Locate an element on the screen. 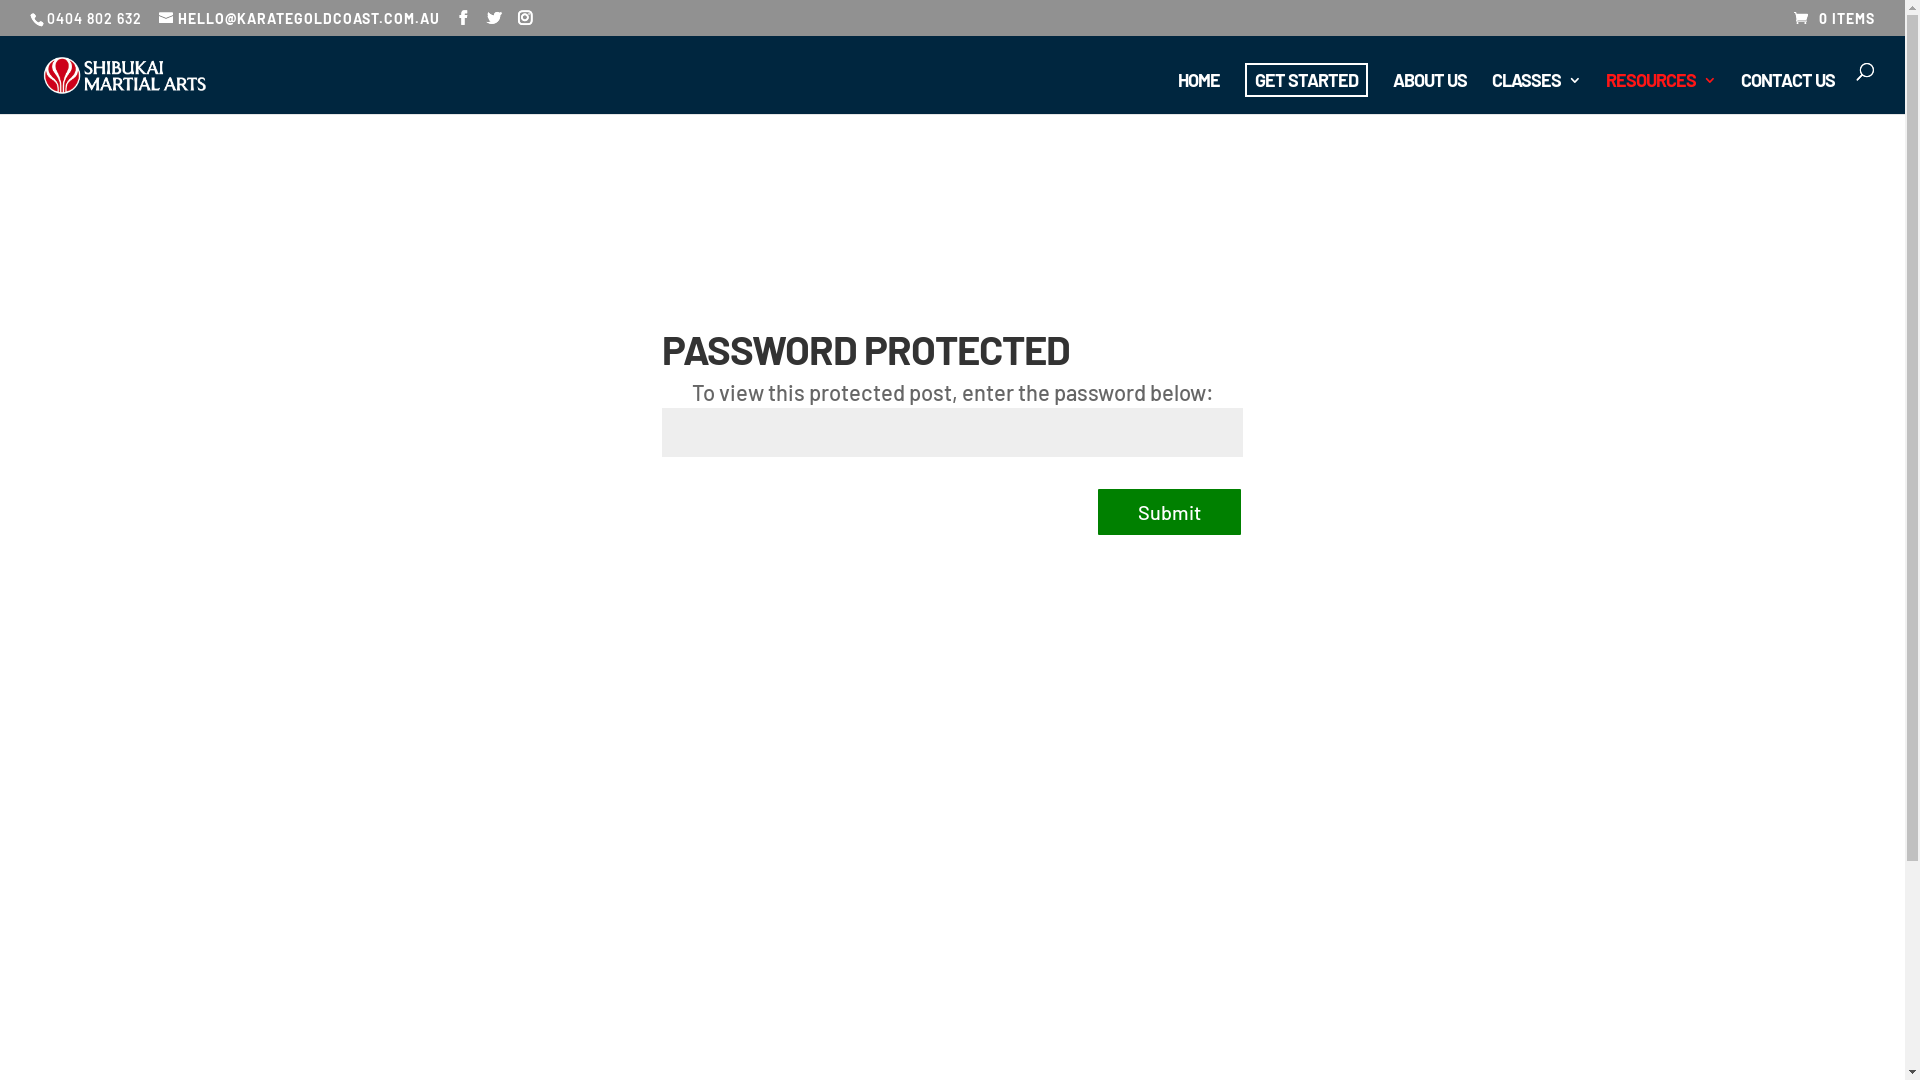  'HELLO@KARATEGOLDCOAST.COM.AU' is located at coordinates (298, 18).